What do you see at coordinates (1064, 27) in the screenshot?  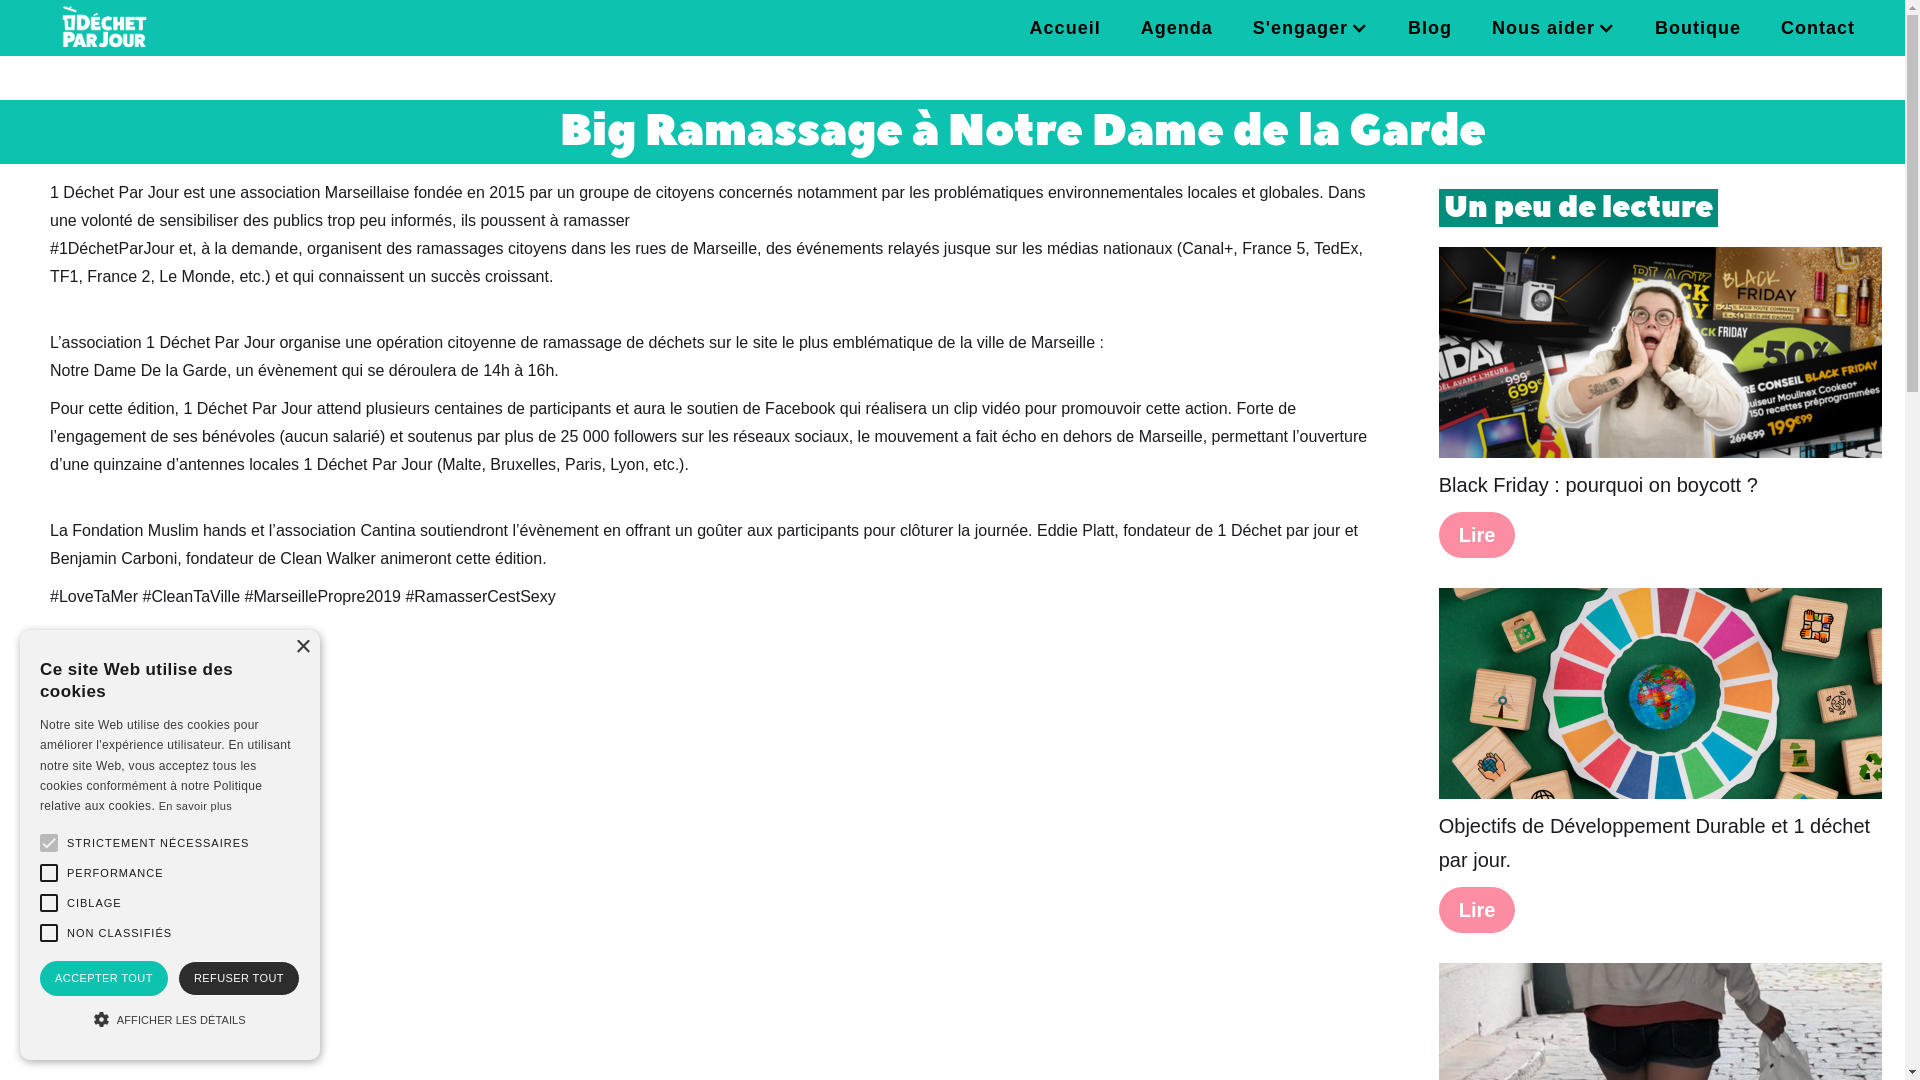 I see `'Accueil'` at bounding box center [1064, 27].